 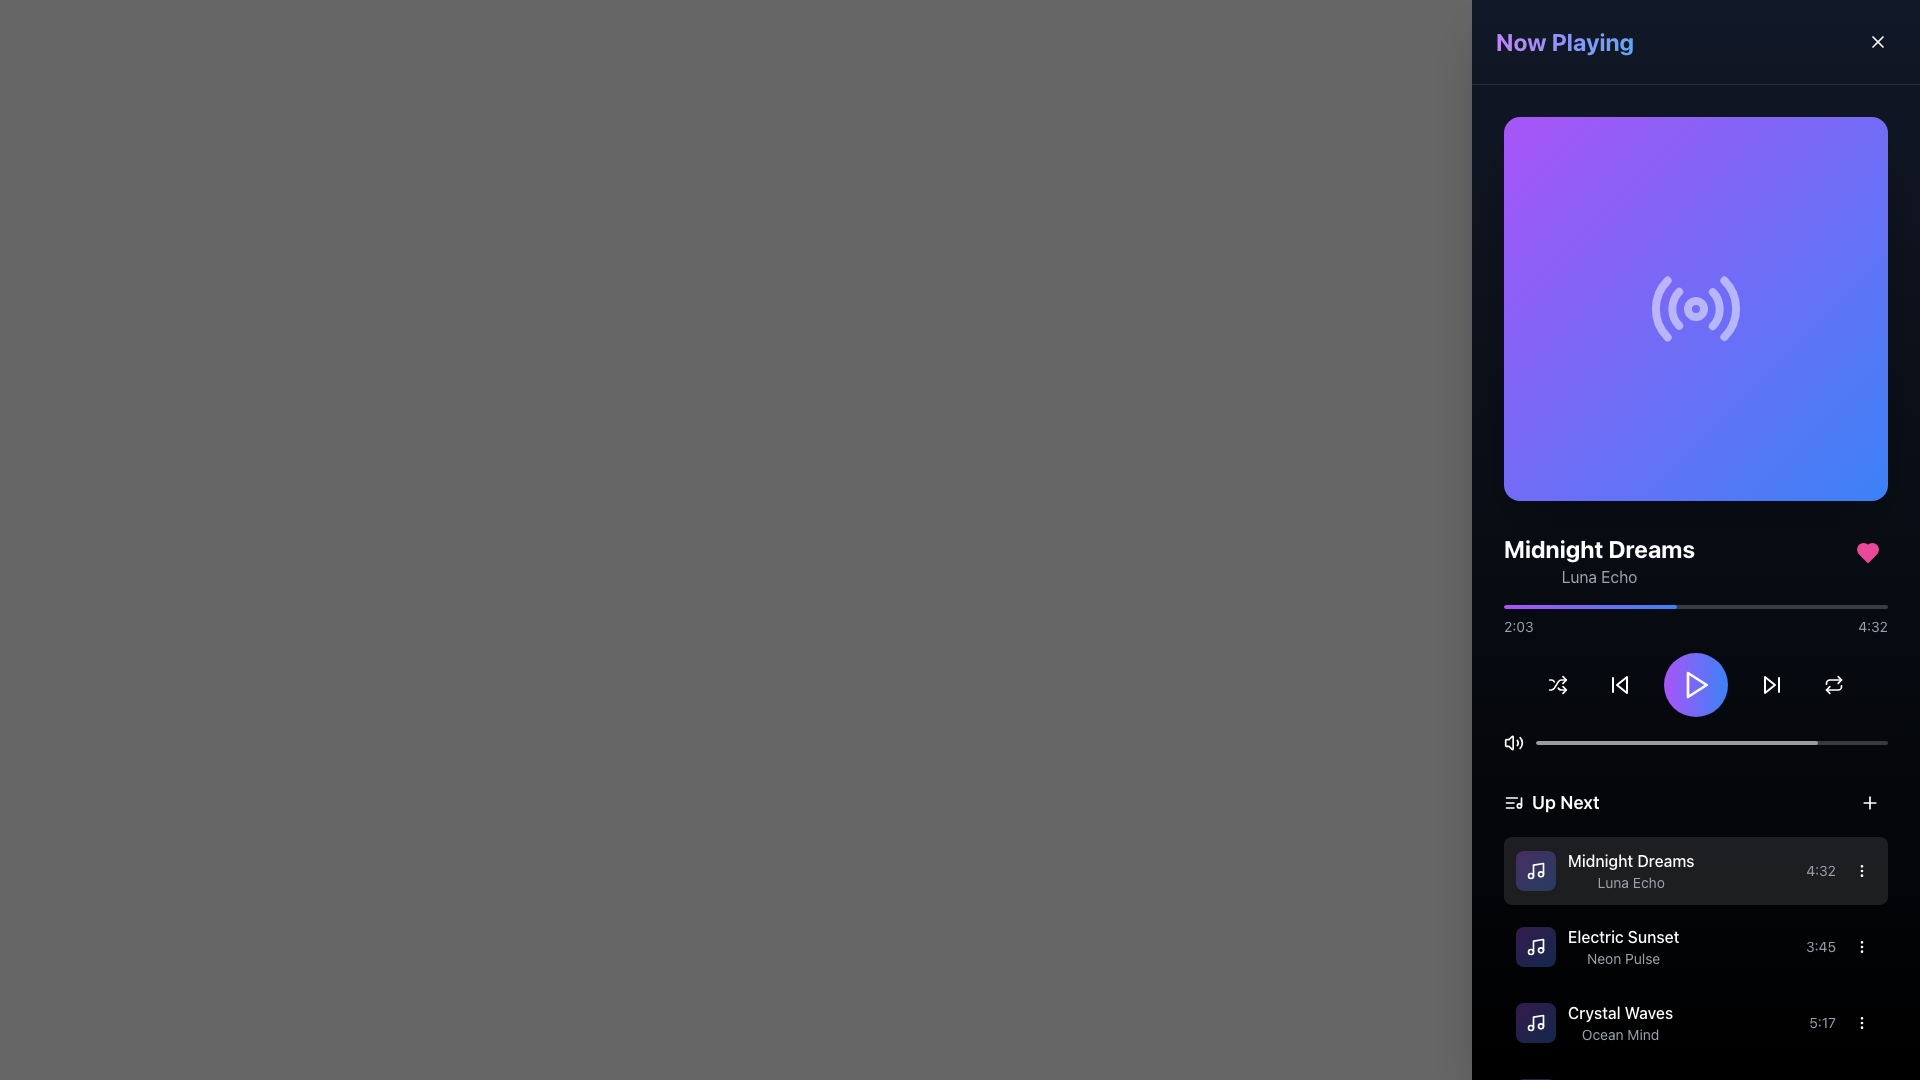 What do you see at coordinates (1761, 743) in the screenshot?
I see `playback position` at bounding box center [1761, 743].